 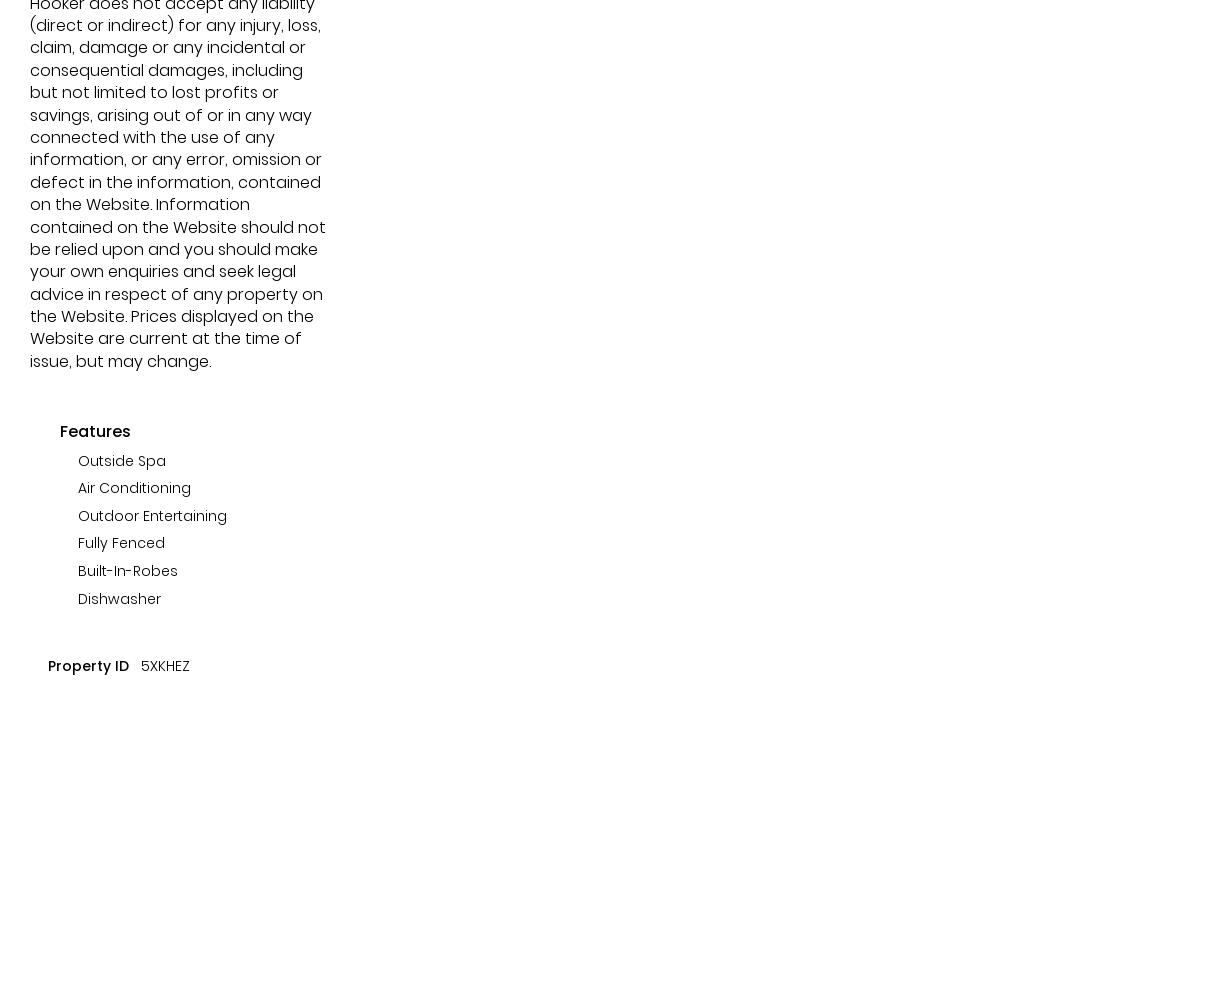 I want to click on 'View Available Rentals', so click(x=179, y=157).